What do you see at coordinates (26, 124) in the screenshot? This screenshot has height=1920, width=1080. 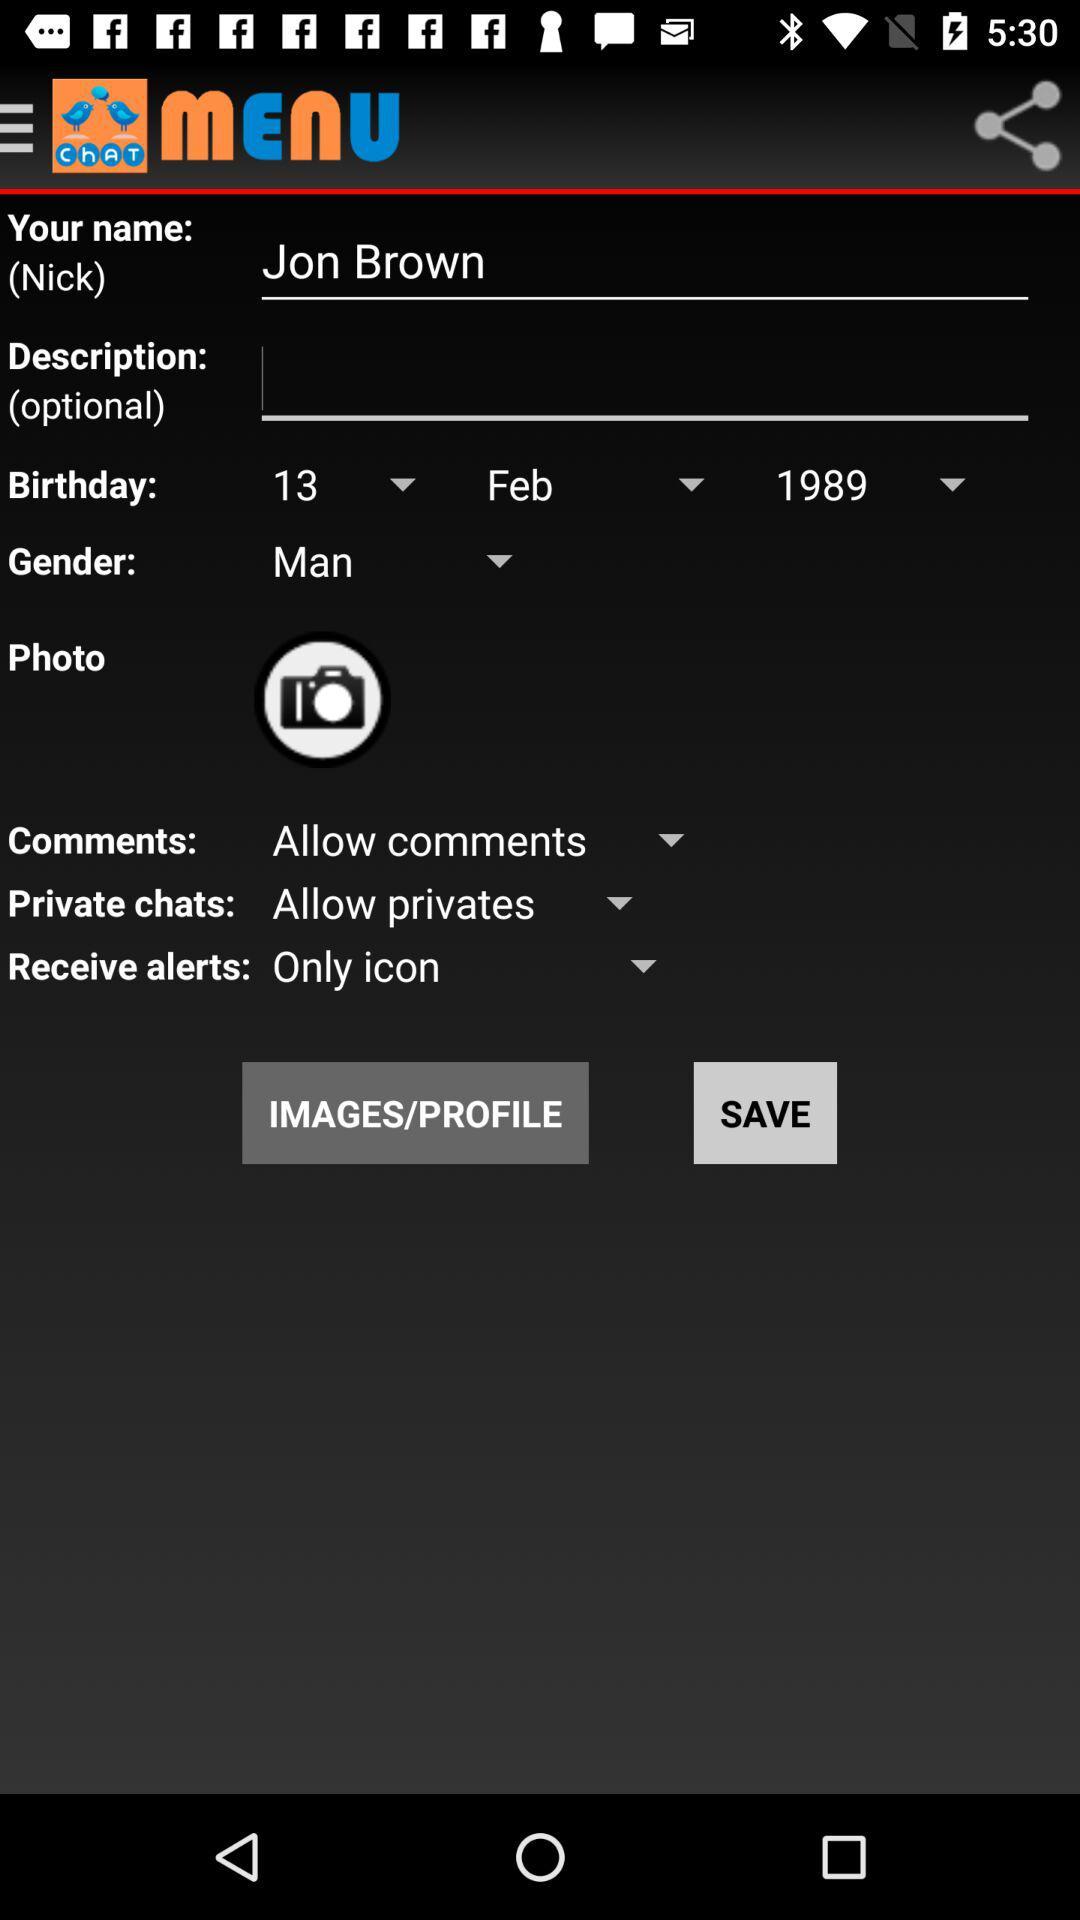 I see `the menu icon` at bounding box center [26, 124].